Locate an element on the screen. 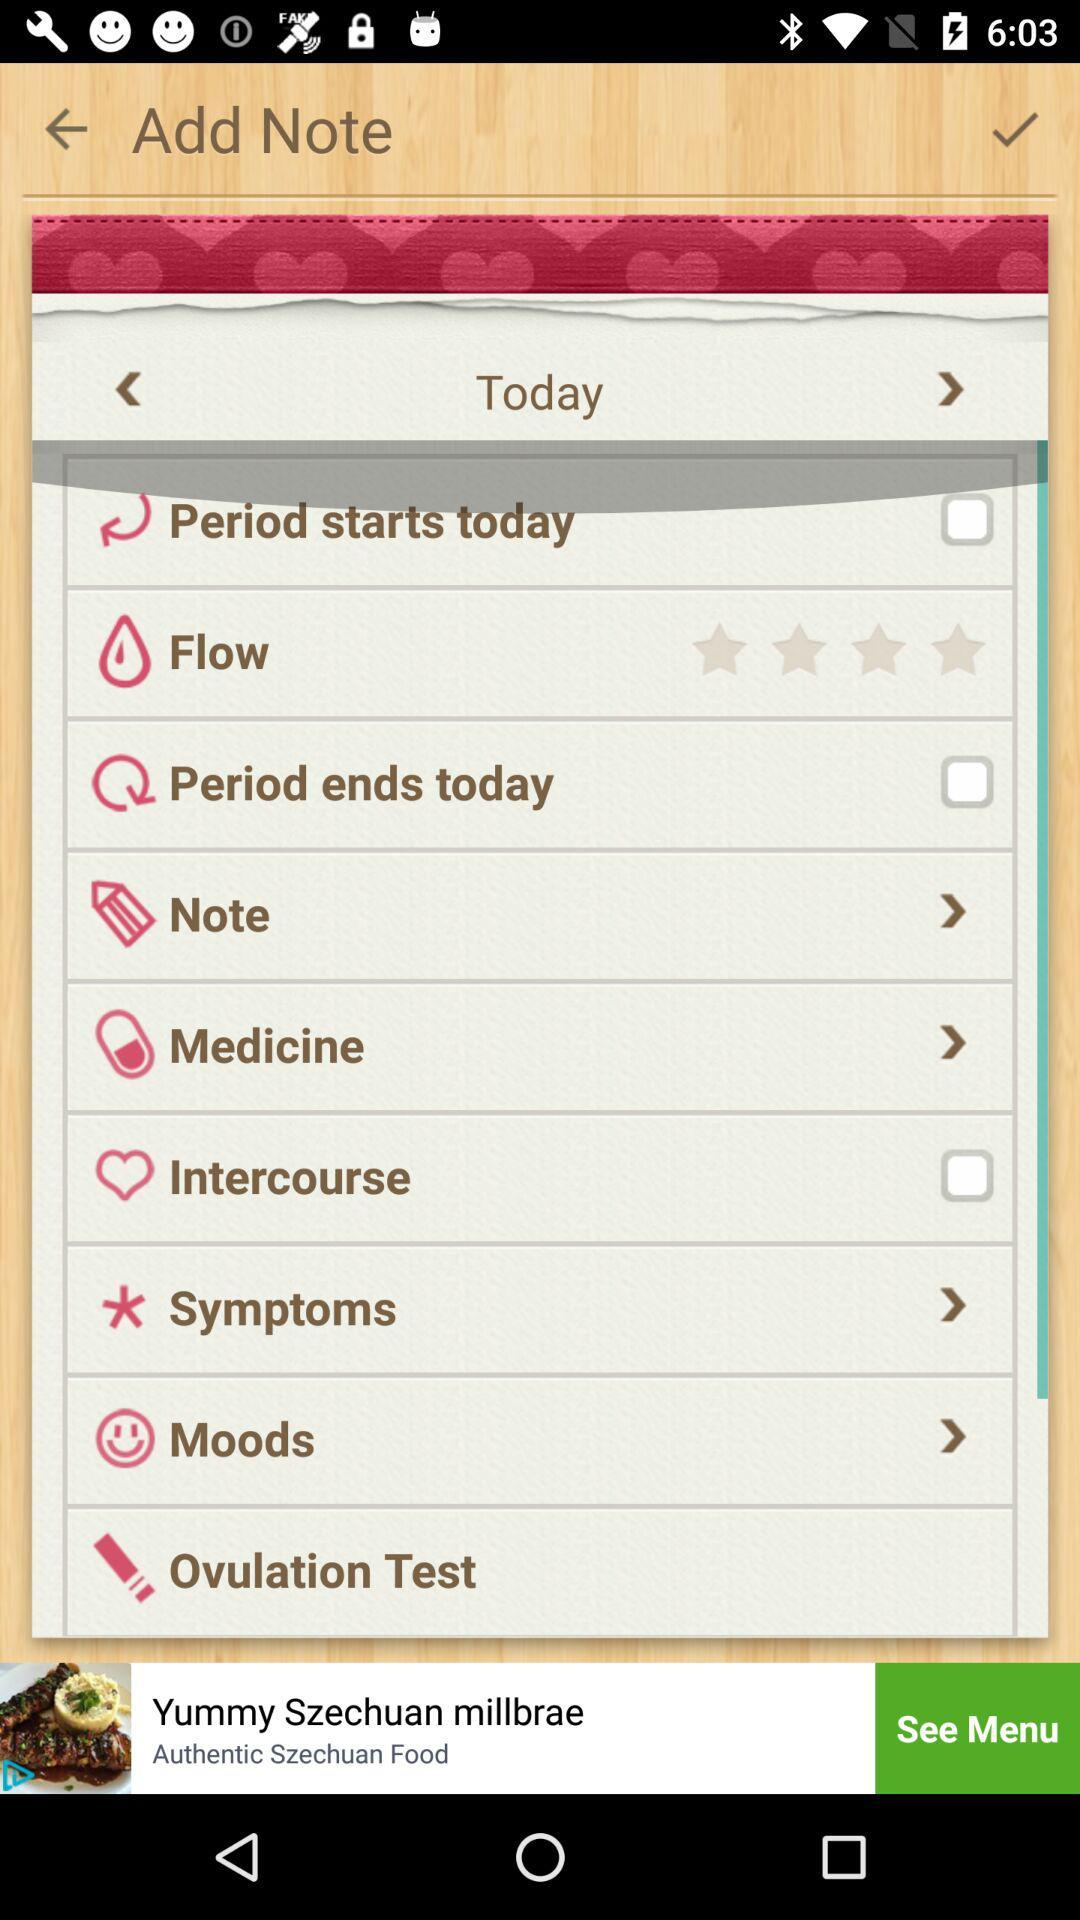  the arrow_forward icon is located at coordinates (952, 1293).